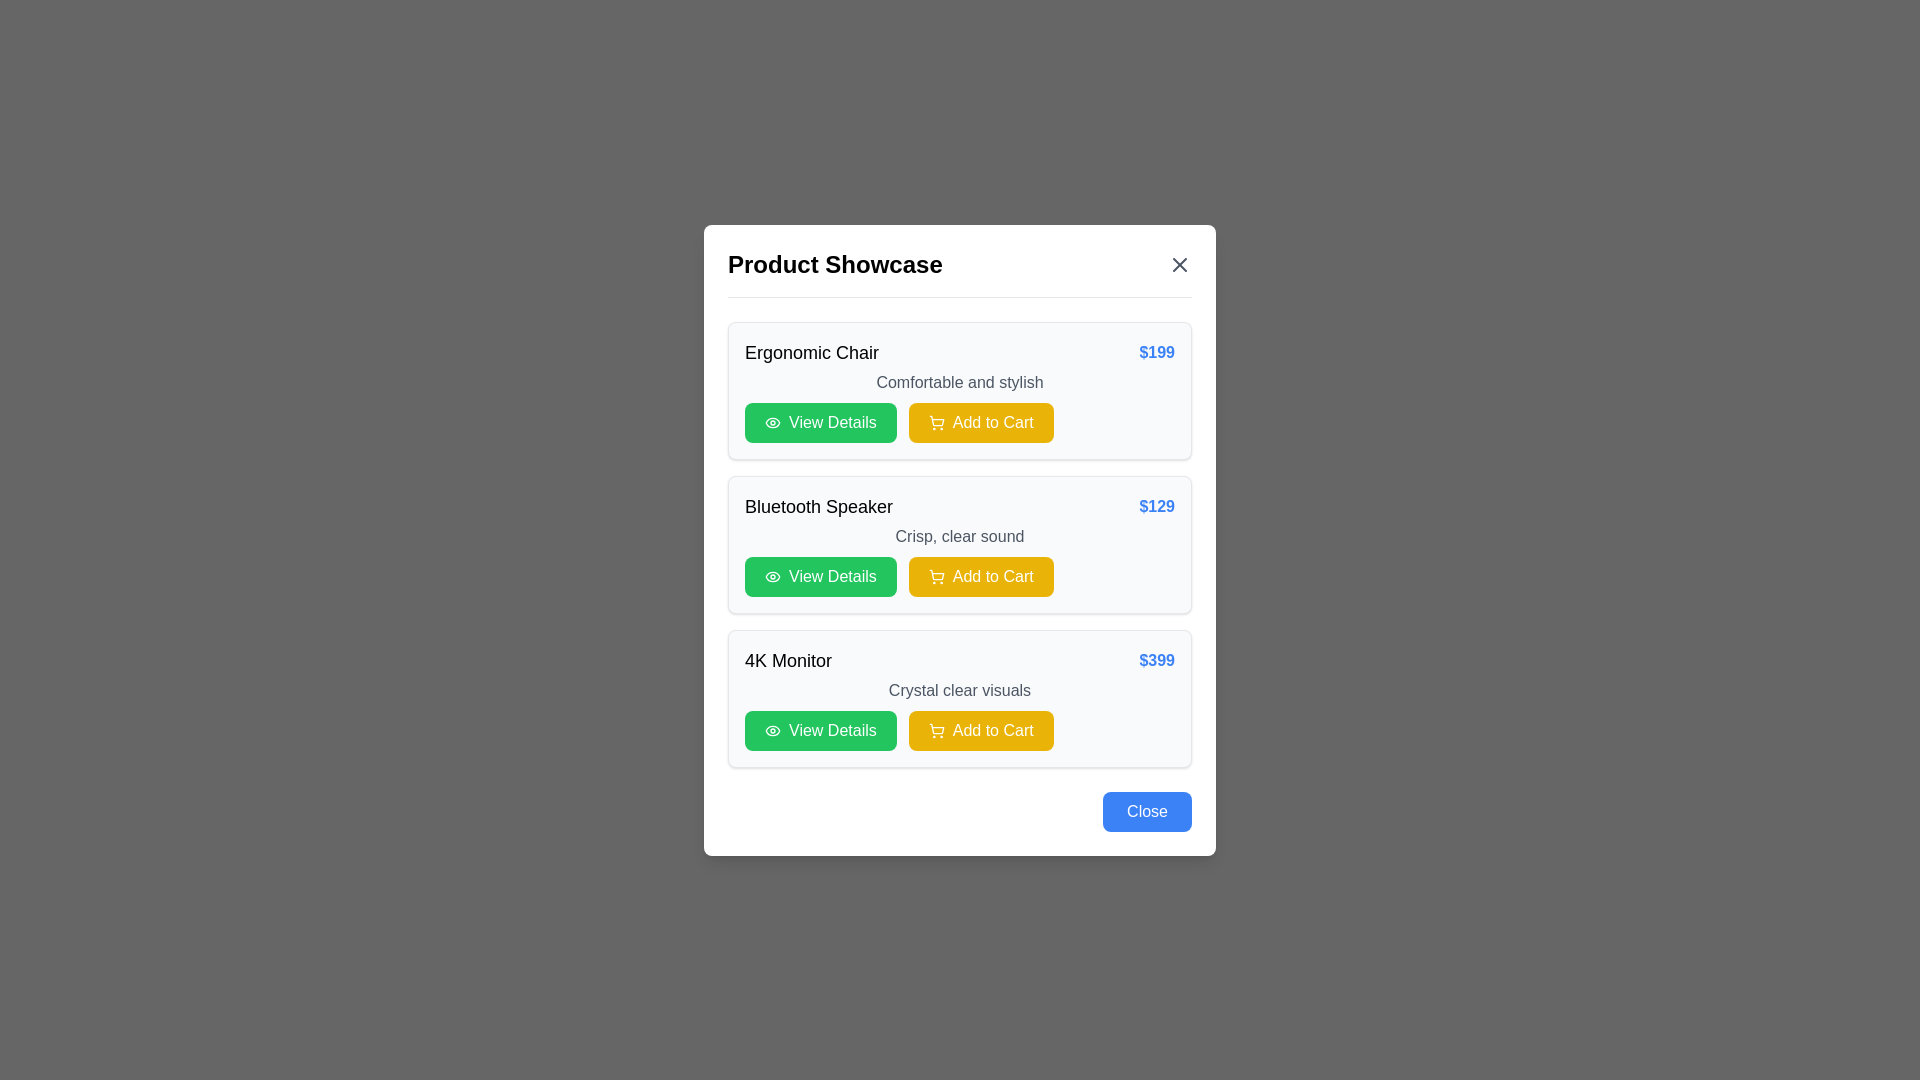  I want to click on text label displaying '4K Monitor' which is prominently placed in the bottom section of the product card, so click(787, 660).